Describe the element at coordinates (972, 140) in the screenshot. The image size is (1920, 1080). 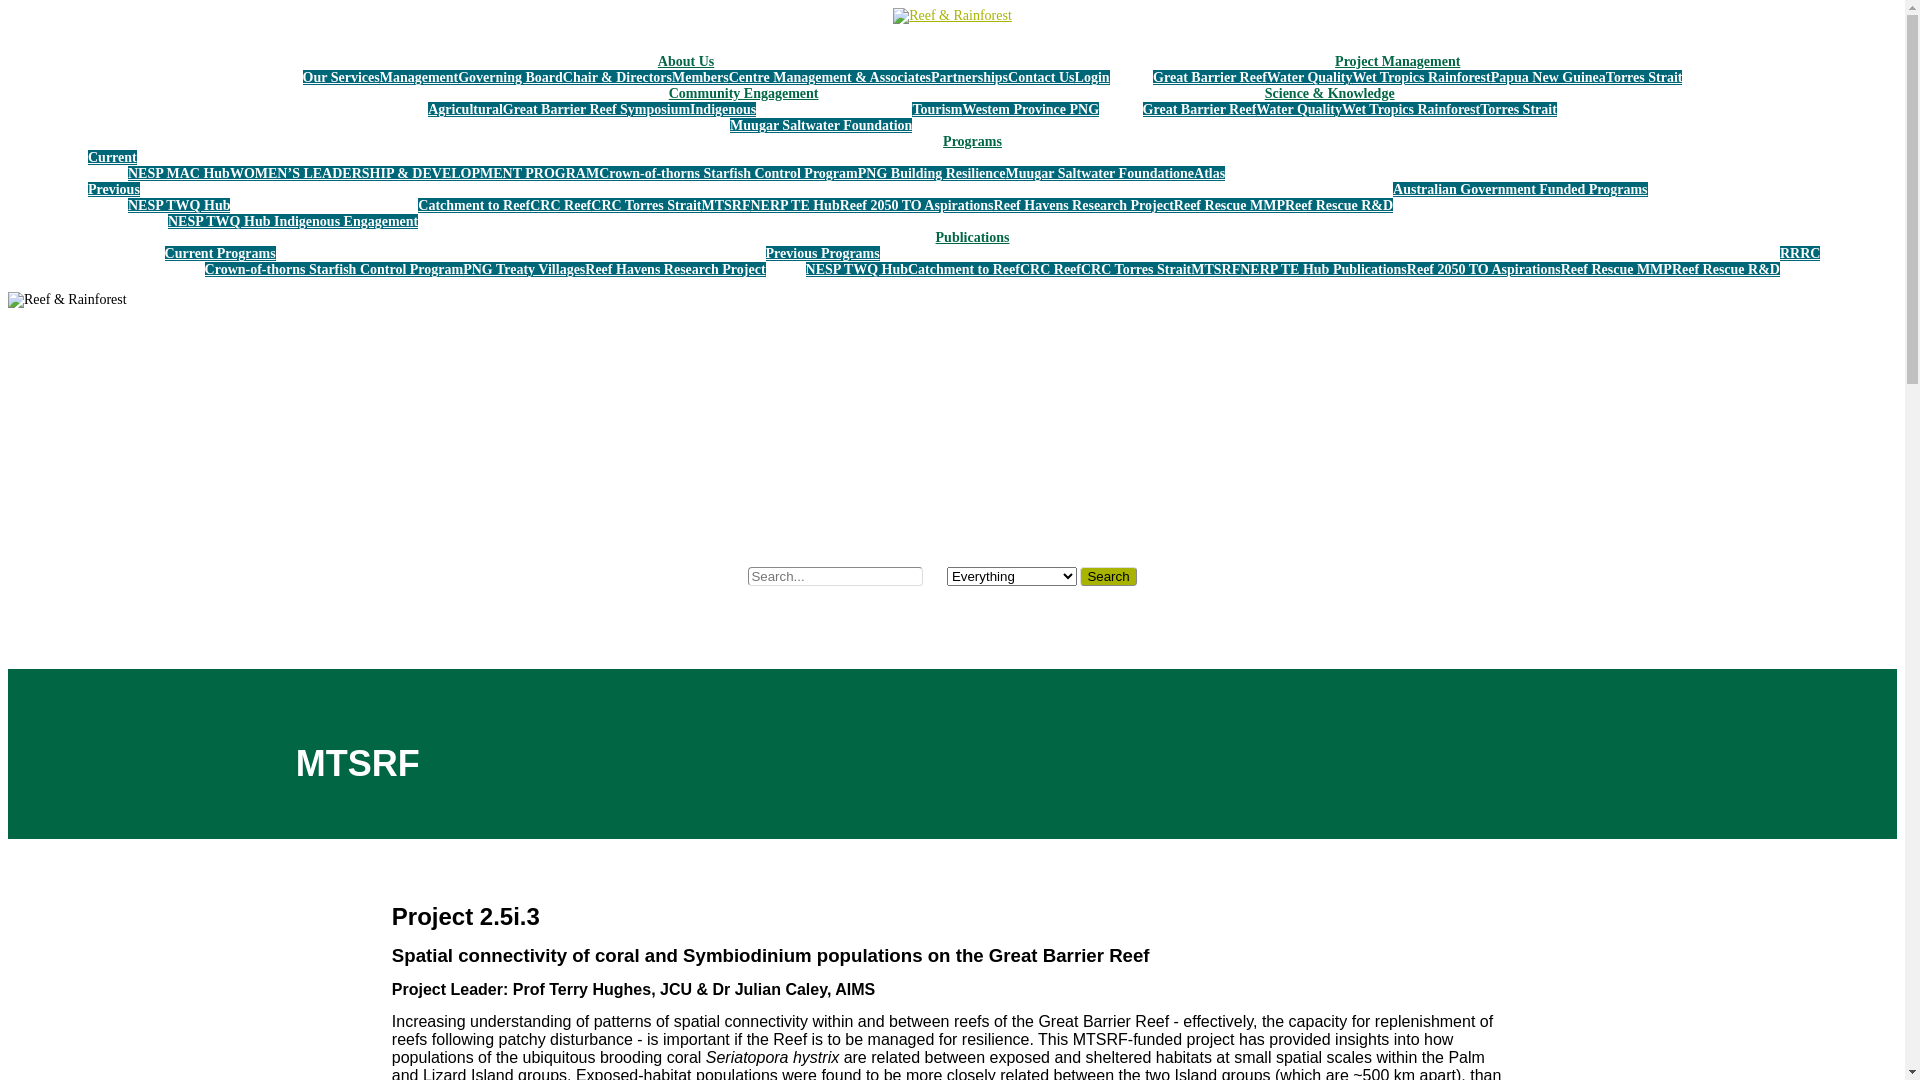
I see `'Programs'` at that location.